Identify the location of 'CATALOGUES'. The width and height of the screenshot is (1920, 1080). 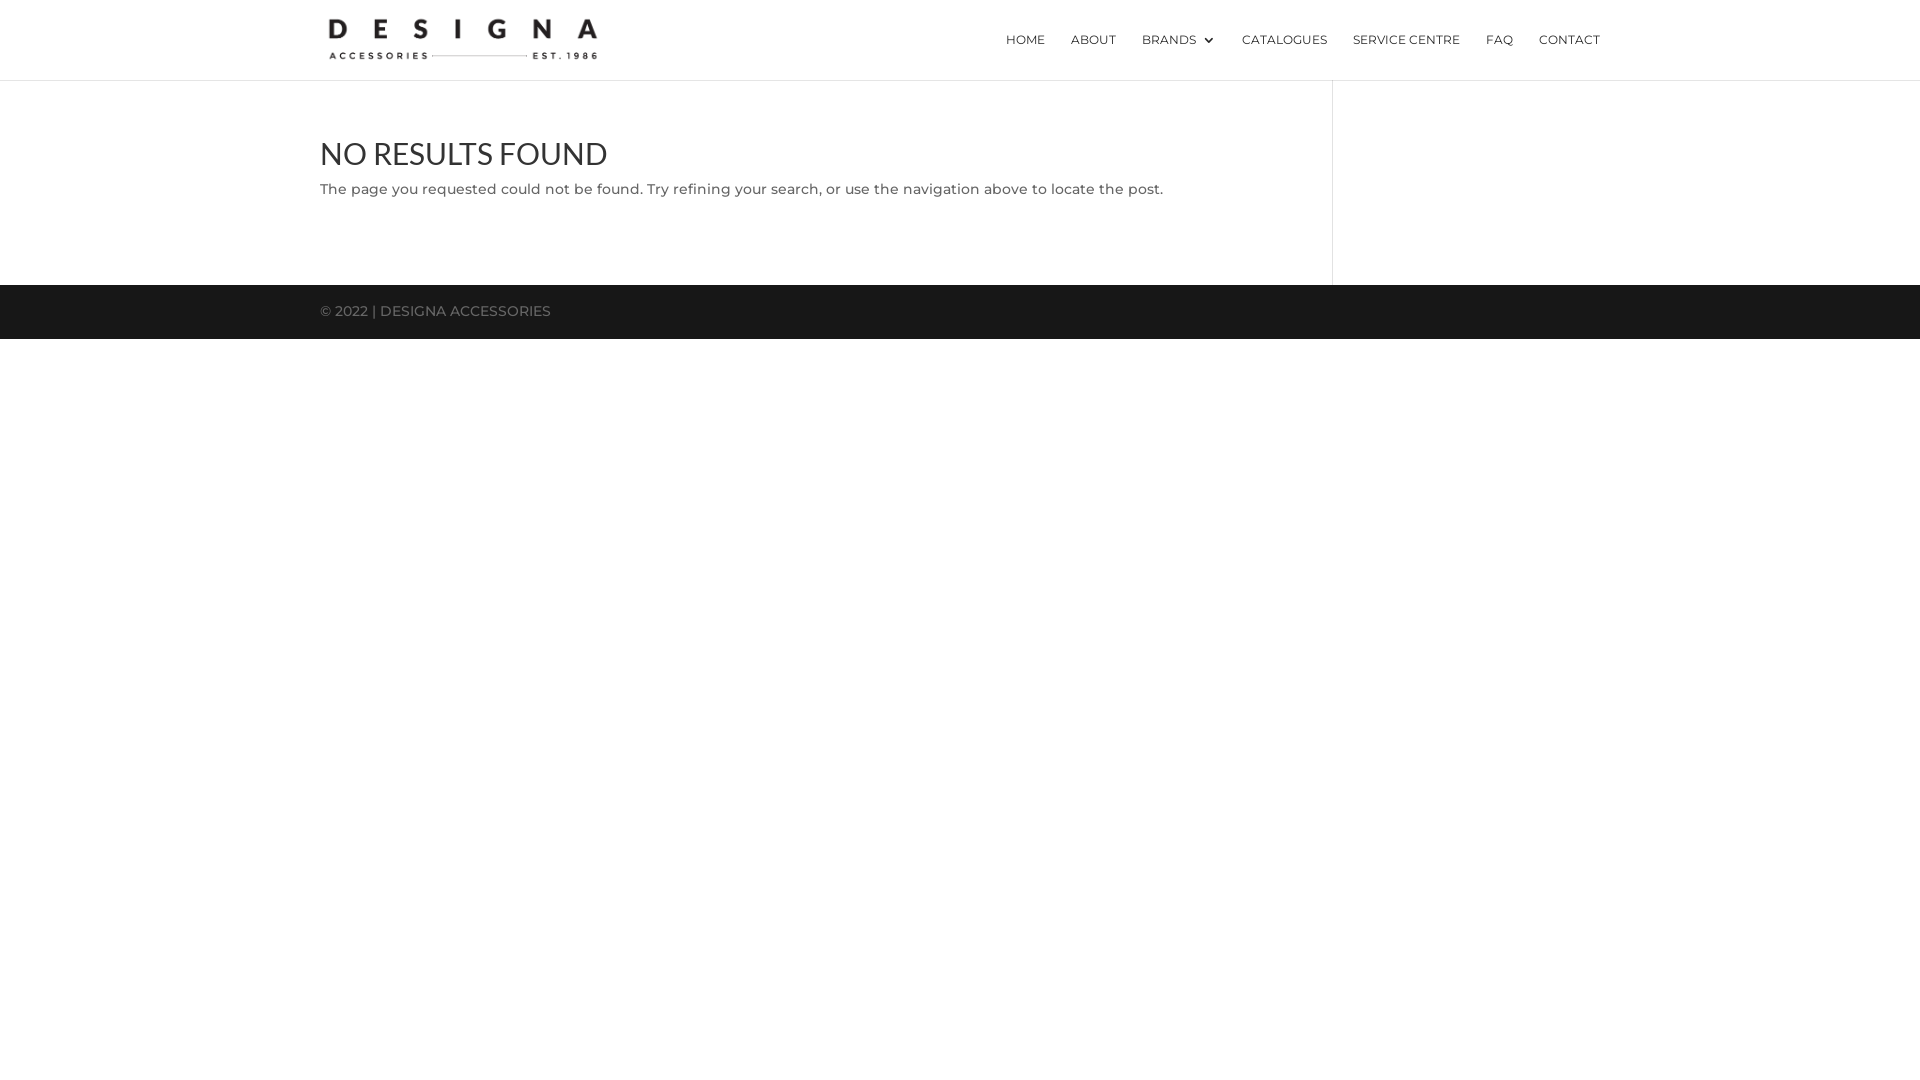
(1284, 55).